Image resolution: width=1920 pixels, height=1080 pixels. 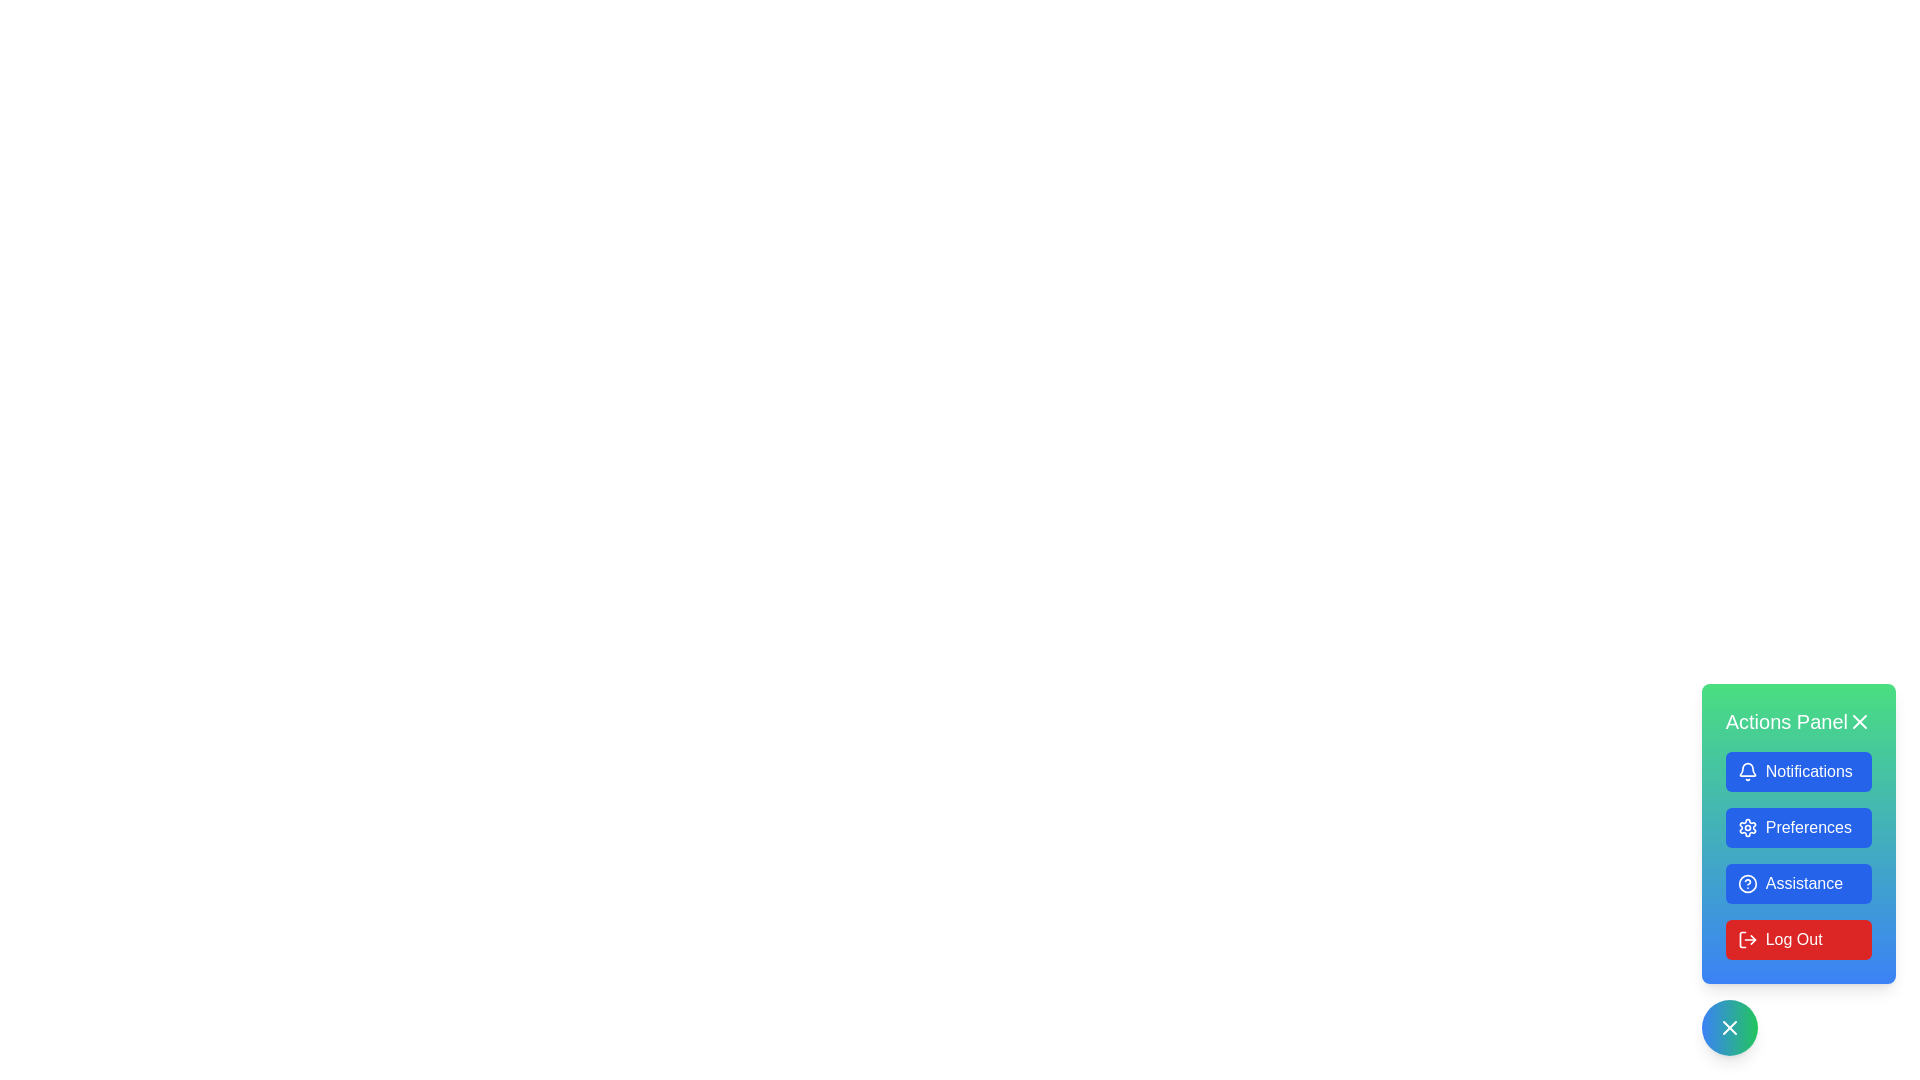 What do you see at coordinates (1859, 721) in the screenshot?
I see `the small cross icon in the top-right corner of the 'Actions Panel'` at bounding box center [1859, 721].